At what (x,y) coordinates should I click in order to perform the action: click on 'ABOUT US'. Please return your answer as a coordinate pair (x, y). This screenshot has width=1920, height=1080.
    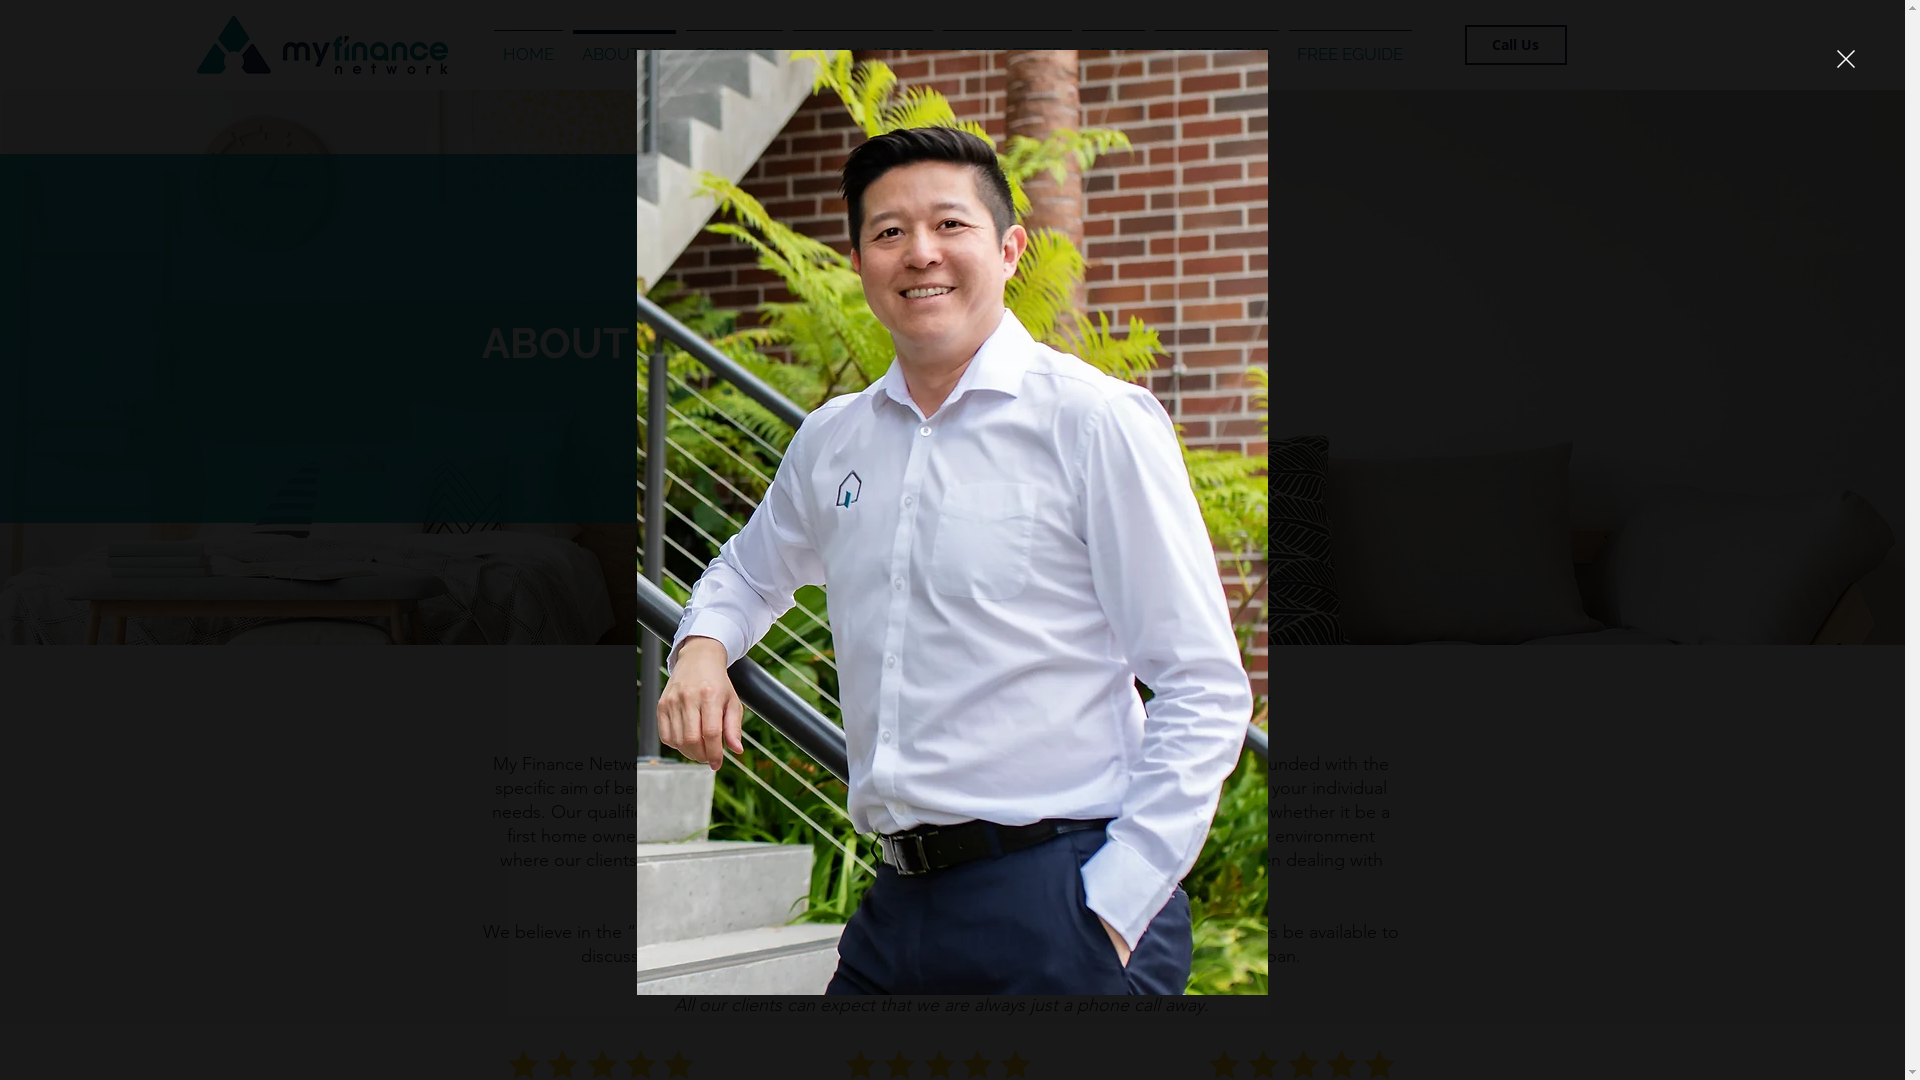
    Looking at the image, I should click on (623, 45).